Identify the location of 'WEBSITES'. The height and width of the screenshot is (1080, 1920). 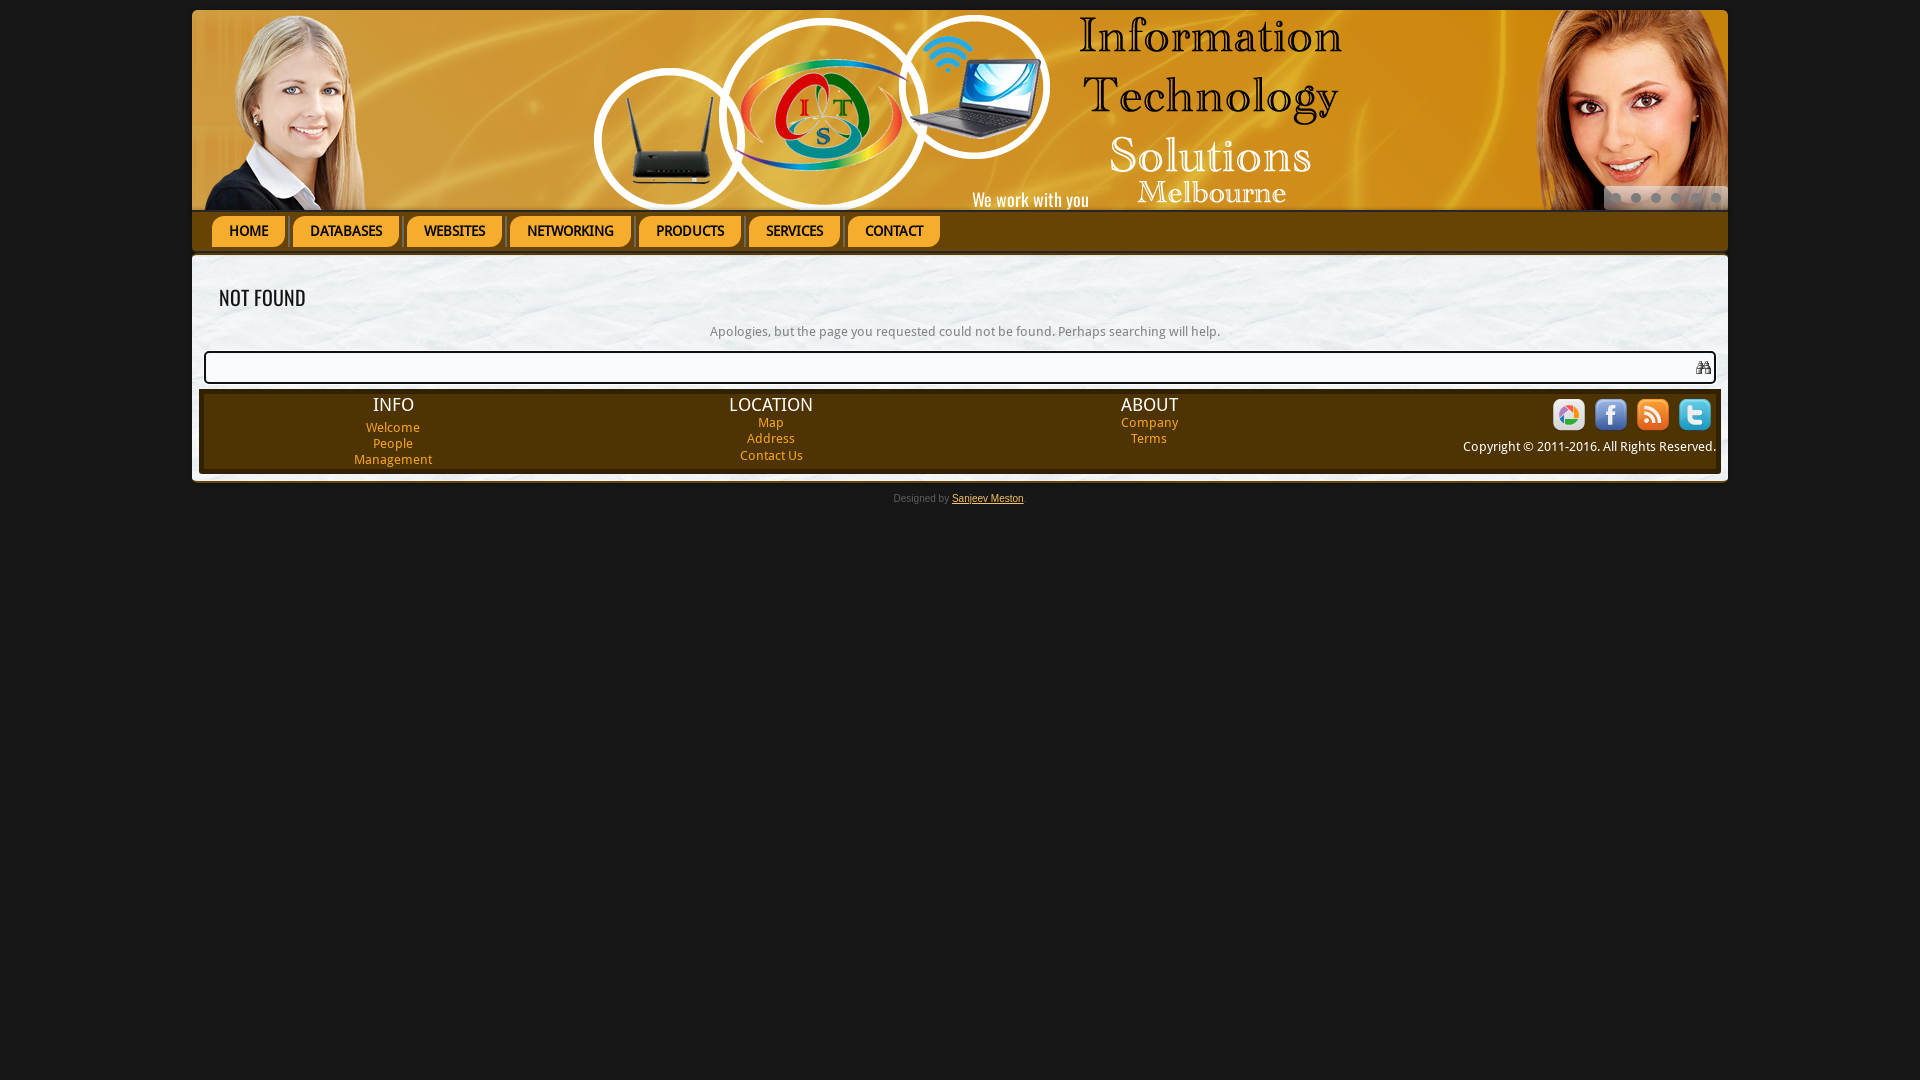
(406, 230).